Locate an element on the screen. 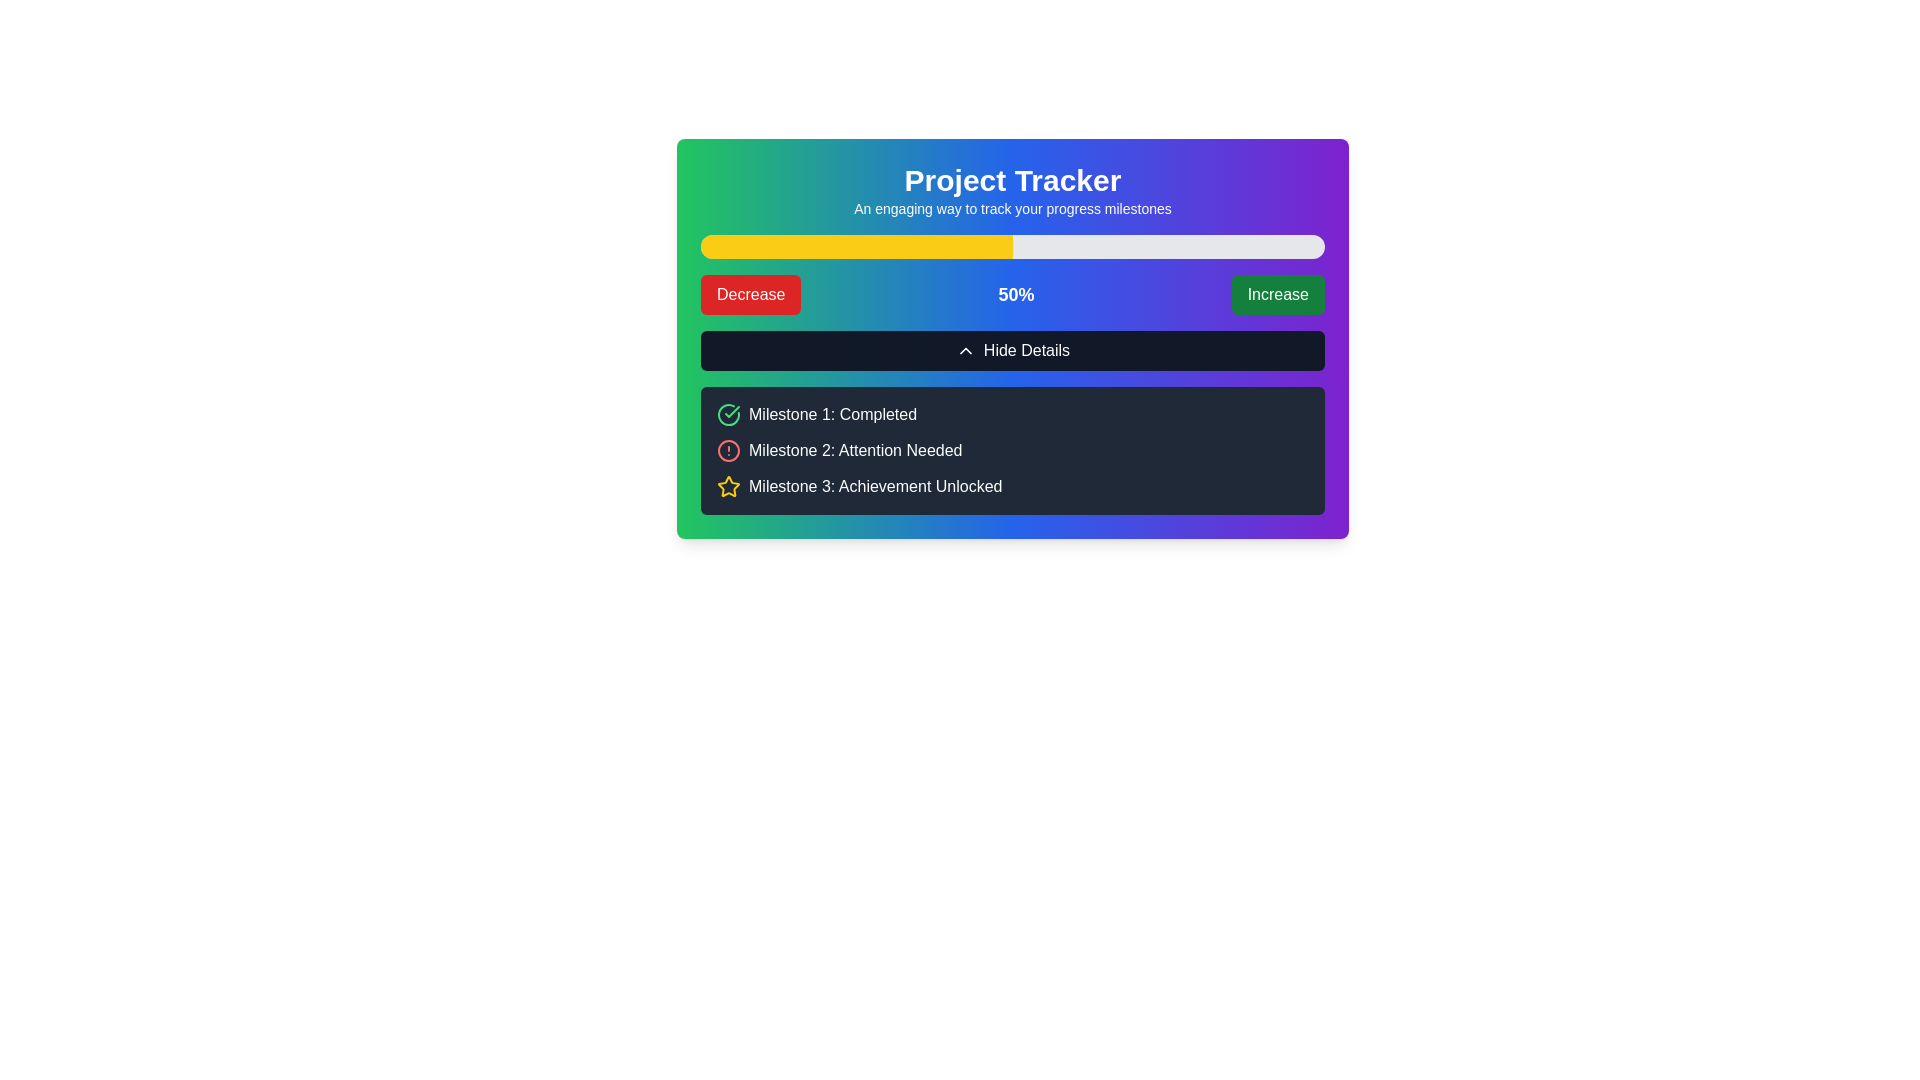 Image resolution: width=1920 pixels, height=1080 pixels. the 'Hide Details' button, which is a horizontally-oriented button with a dark rectangle background and white text is located at coordinates (1012, 350).